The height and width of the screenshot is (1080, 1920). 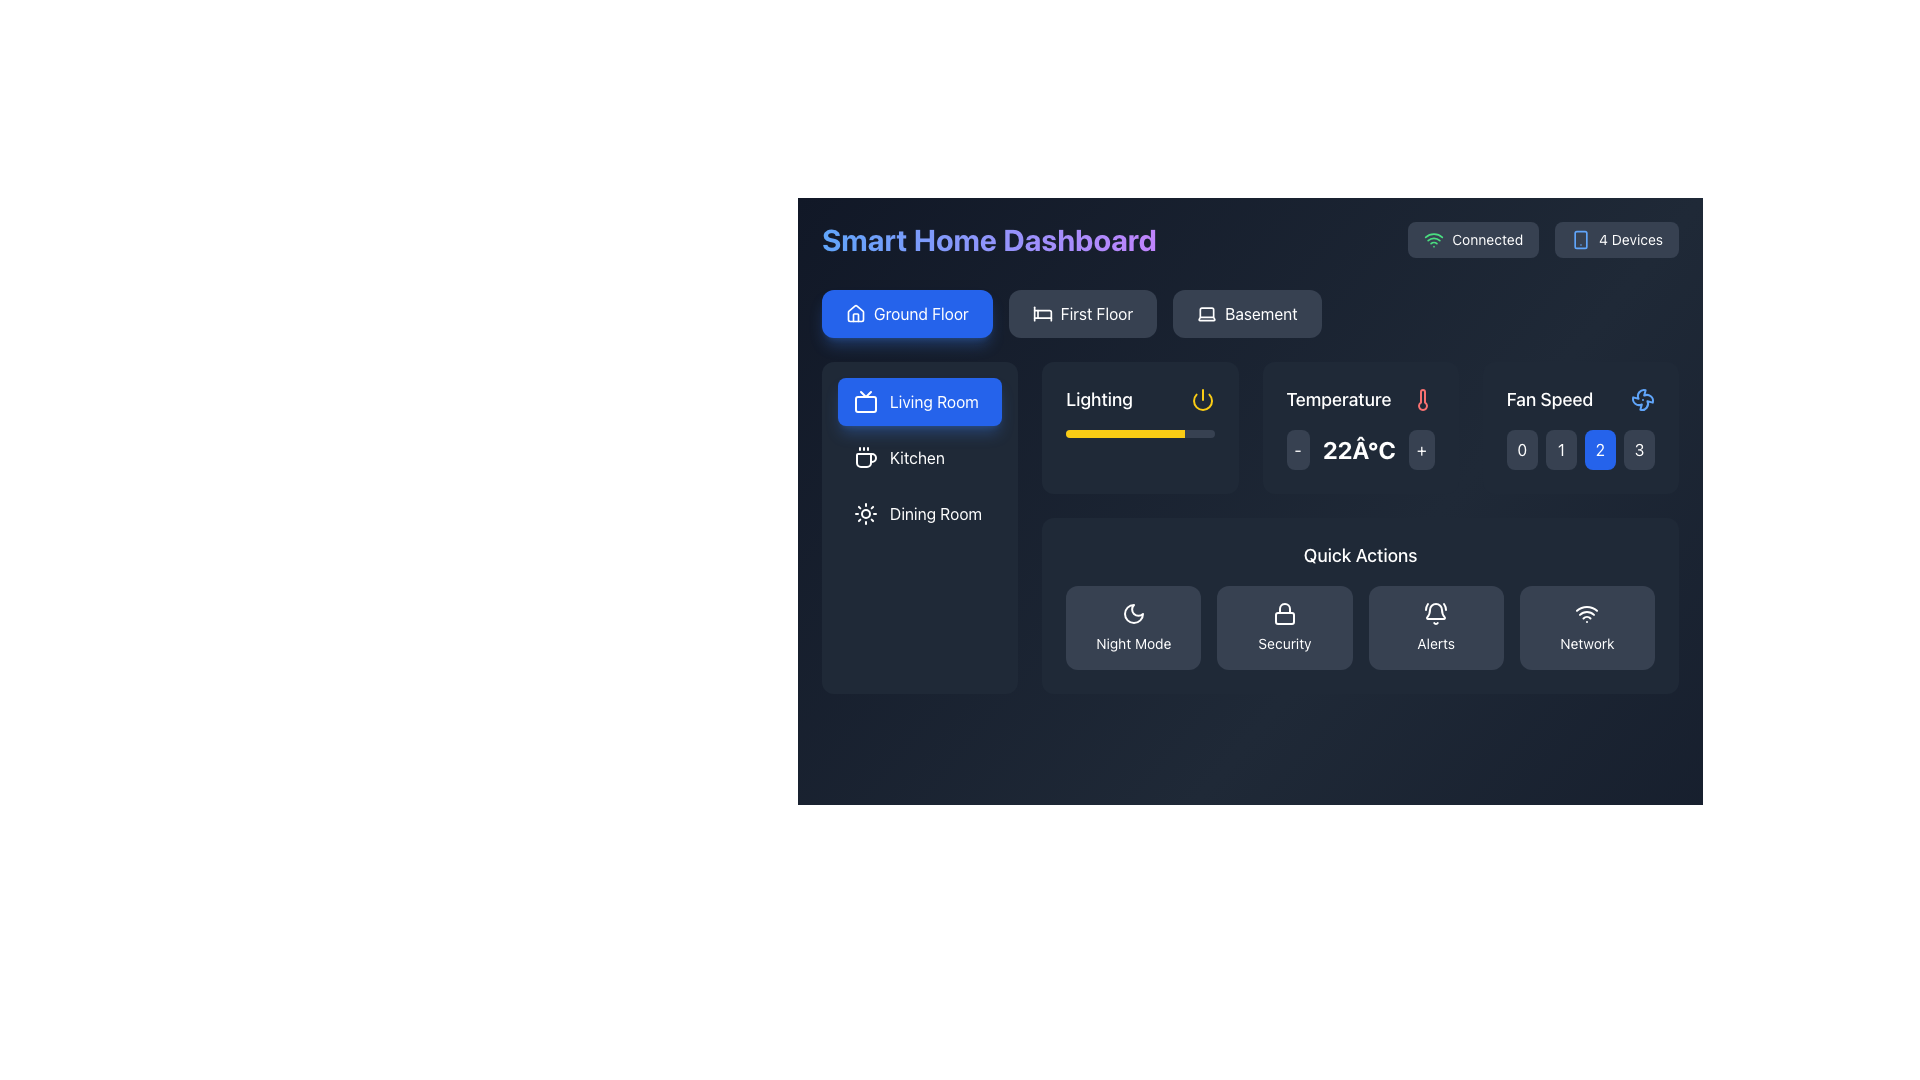 I want to click on the icon representing the 'First Floor' section, which is a minimalistic grey bed icon positioned to the left of the label 'First Floor', so click(x=1041, y=313).